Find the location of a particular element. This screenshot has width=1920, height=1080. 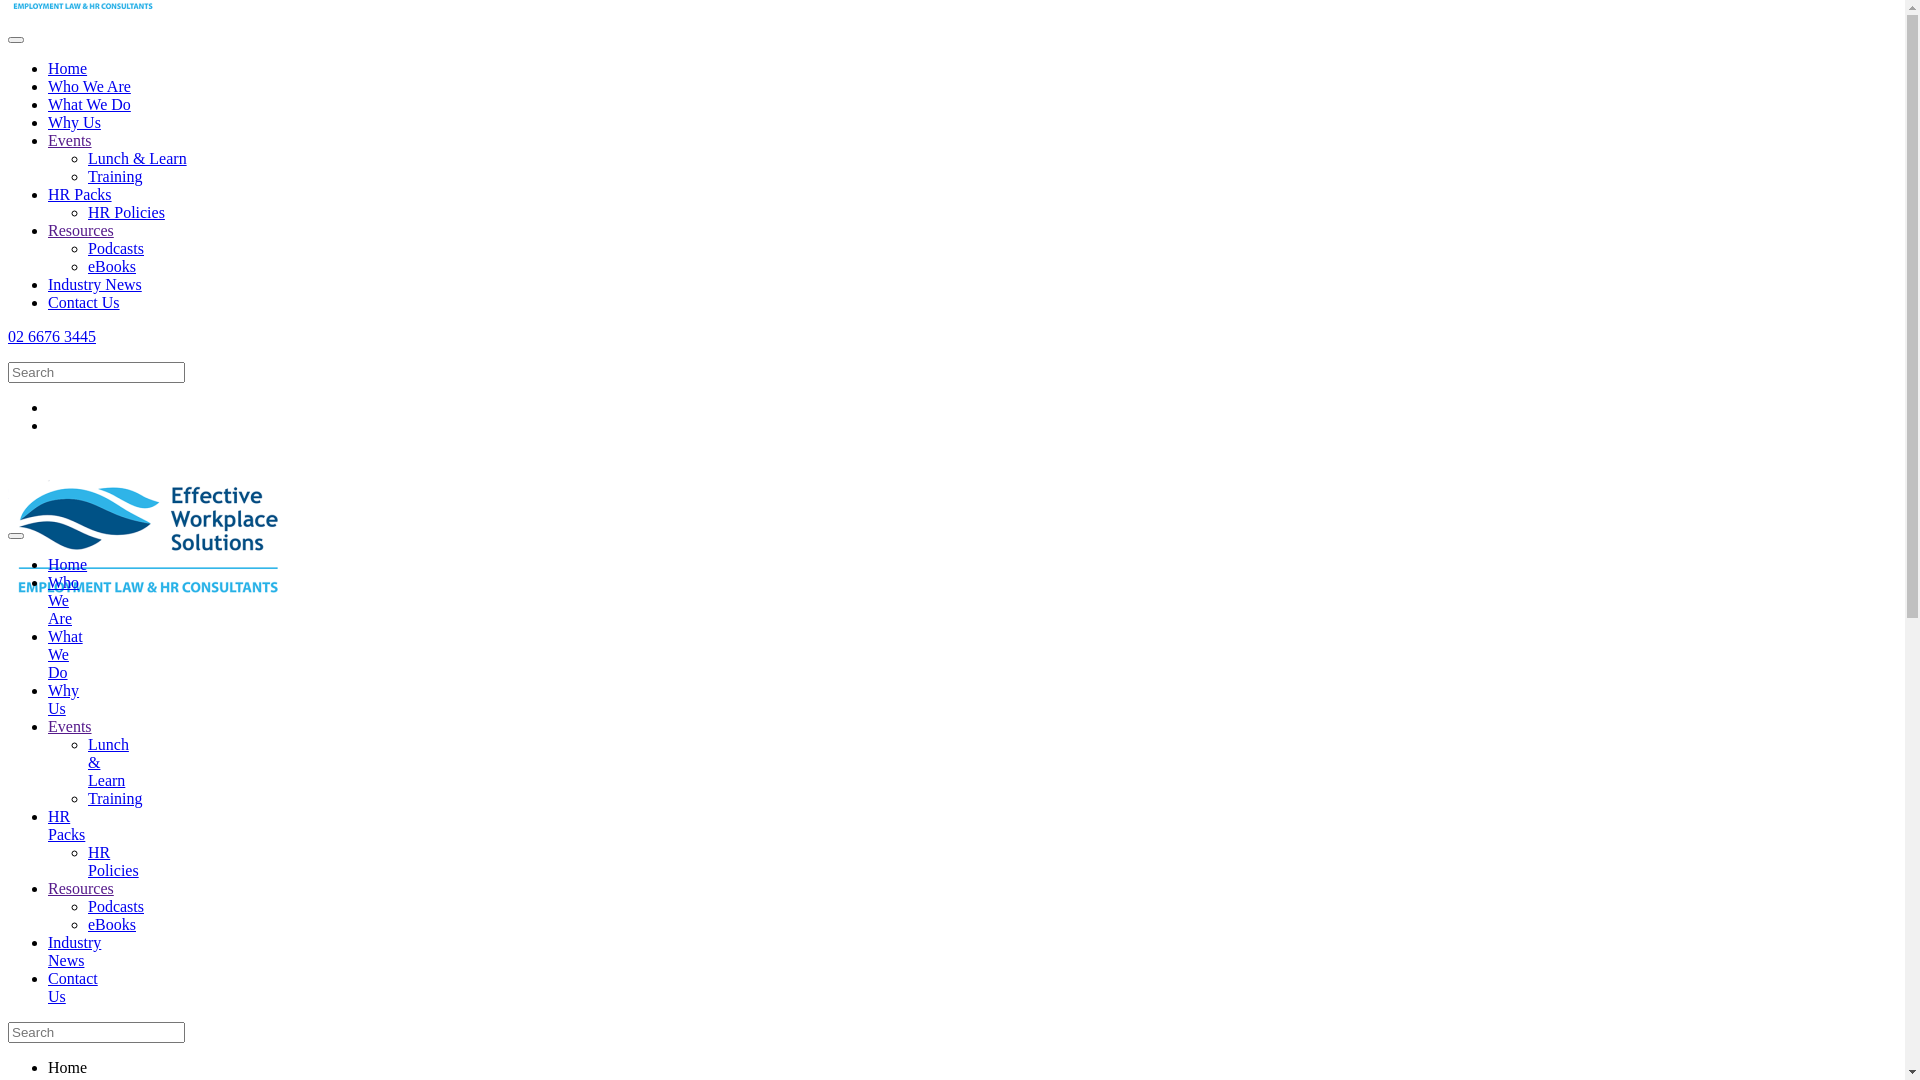

'eBooks' is located at coordinates (110, 265).